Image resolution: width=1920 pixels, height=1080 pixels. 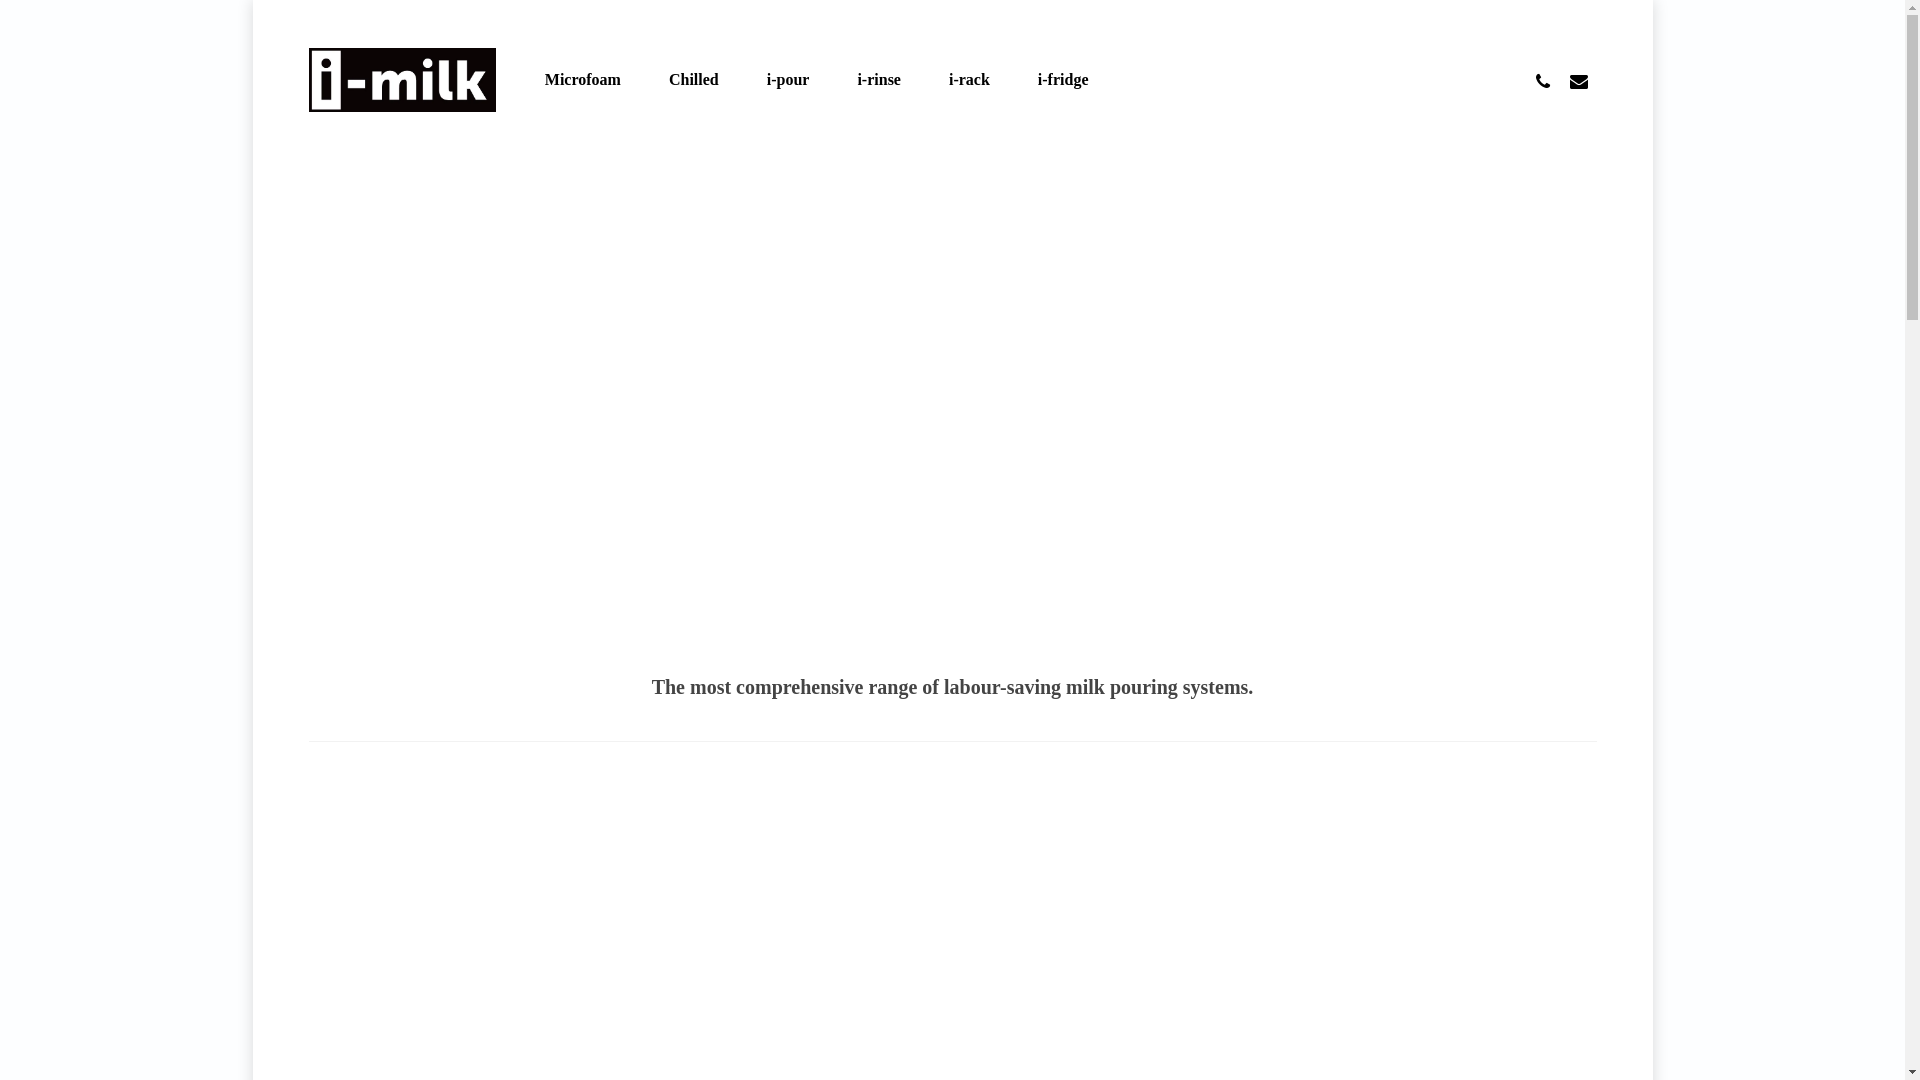 What do you see at coordinates (948, 79) in the screenshot?
I see `'i-rack'` at bounding box center [948, 79].